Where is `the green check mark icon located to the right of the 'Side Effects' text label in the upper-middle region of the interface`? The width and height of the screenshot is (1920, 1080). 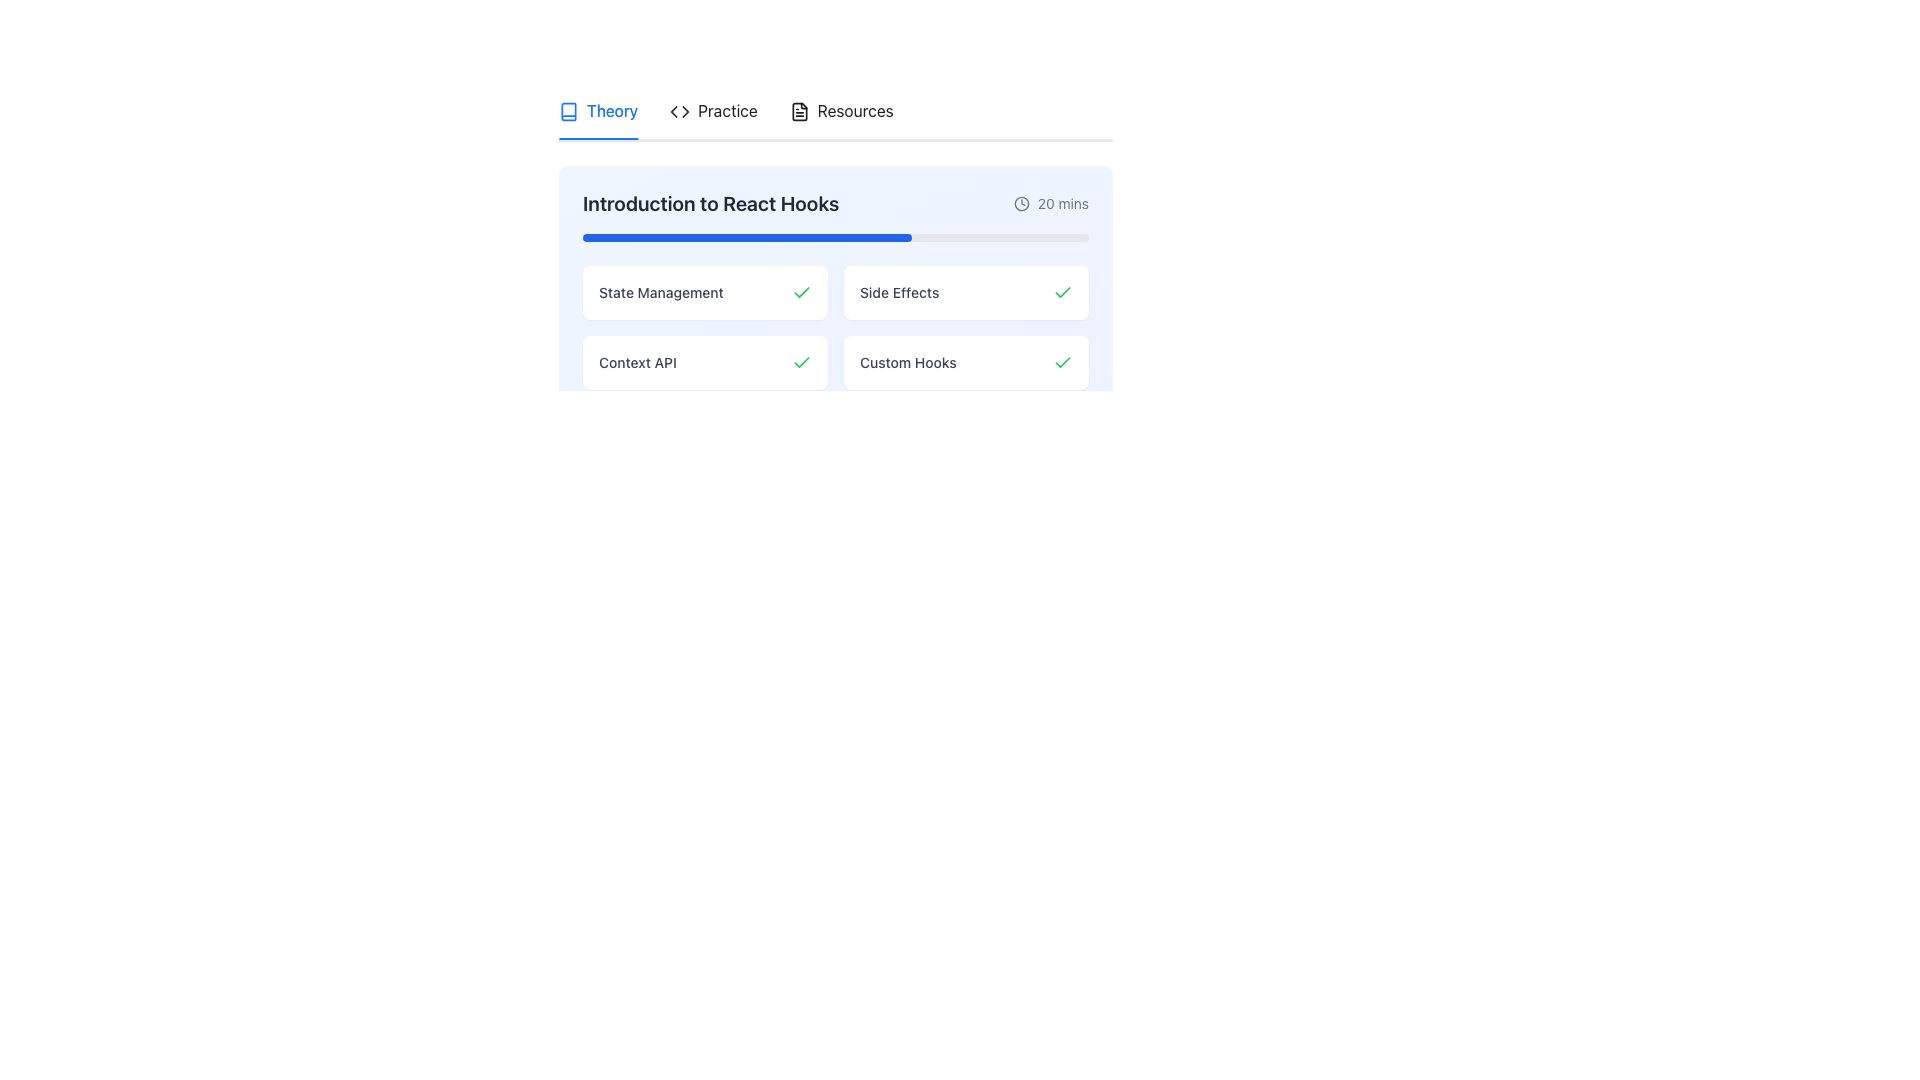 the green check mark icon located to the right of the 'Side Effects' text label in the upper-middle region of the interface is located at coordinates (1061, 293).